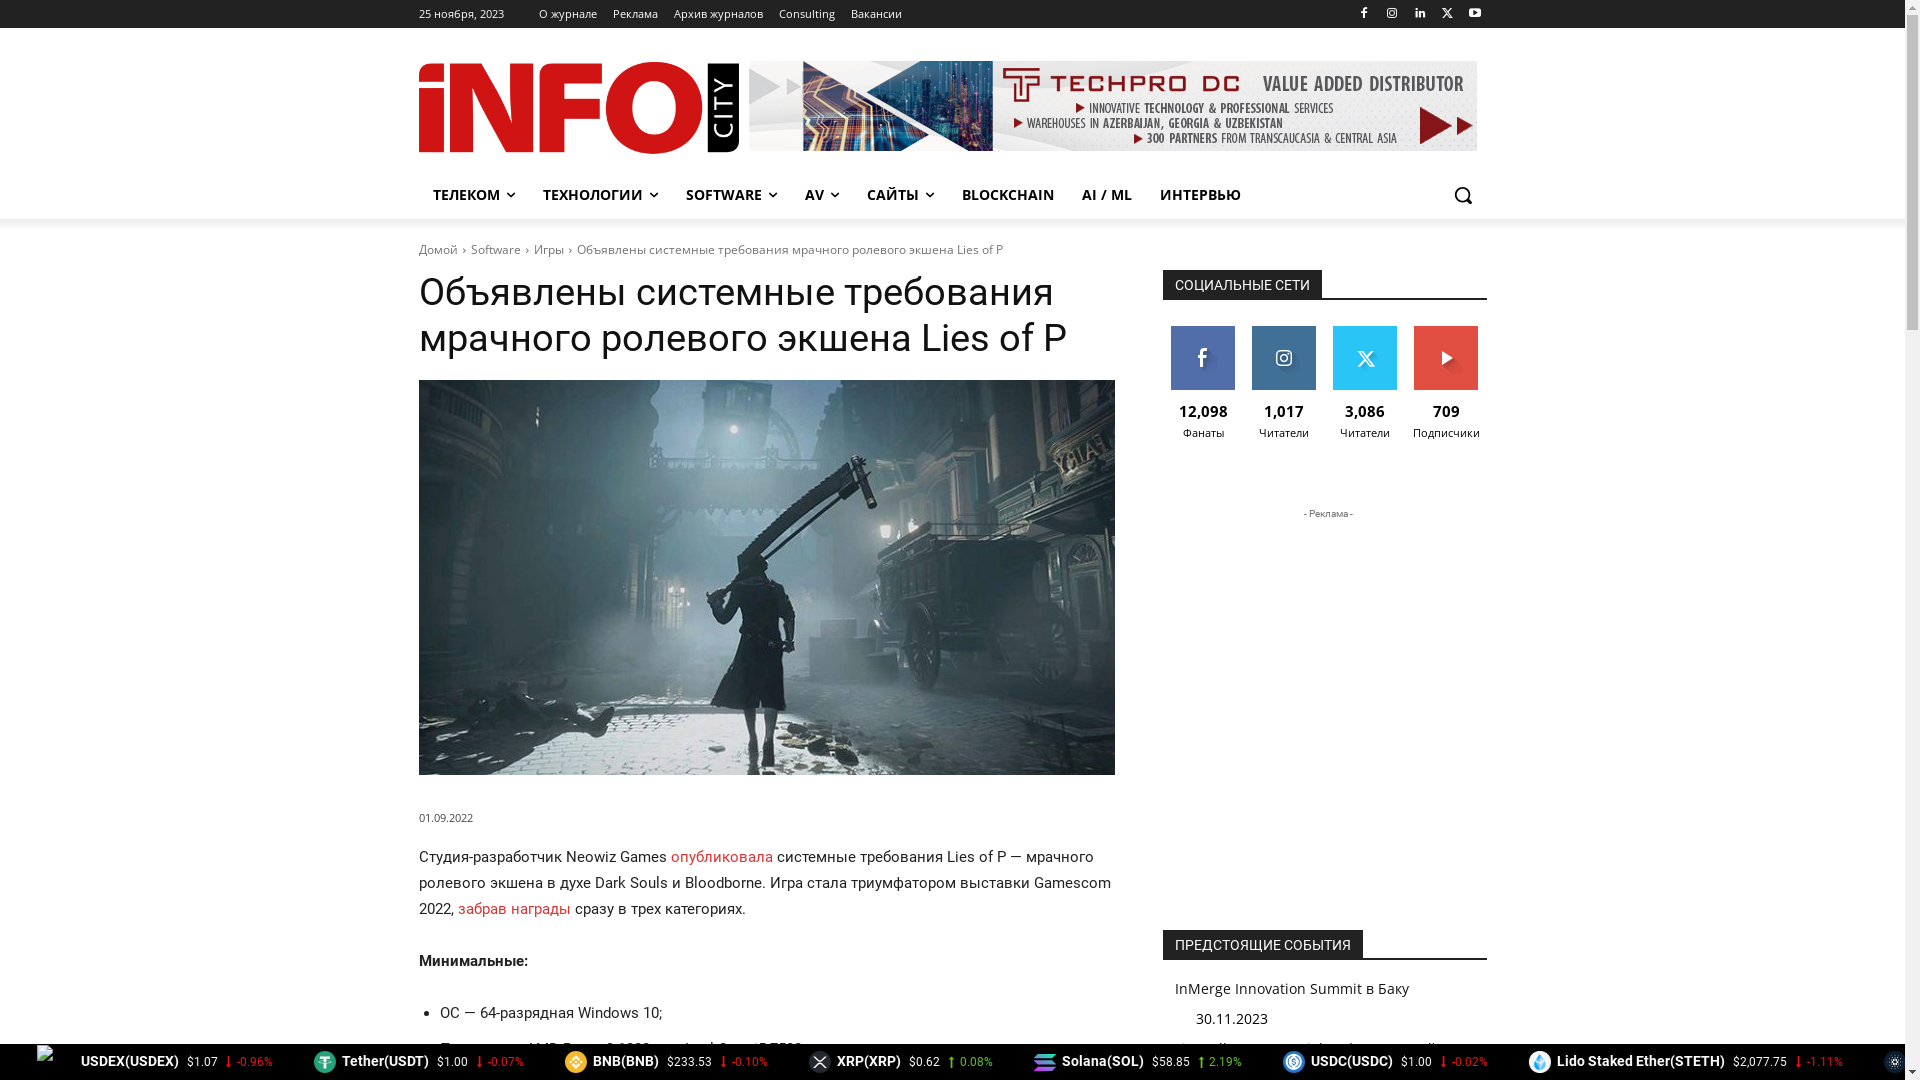 This screenshot has height=1080, width=1920. Describe the element at coordinates (1067, 195) in the screenshot. I see `'AI / ML'` at that location.